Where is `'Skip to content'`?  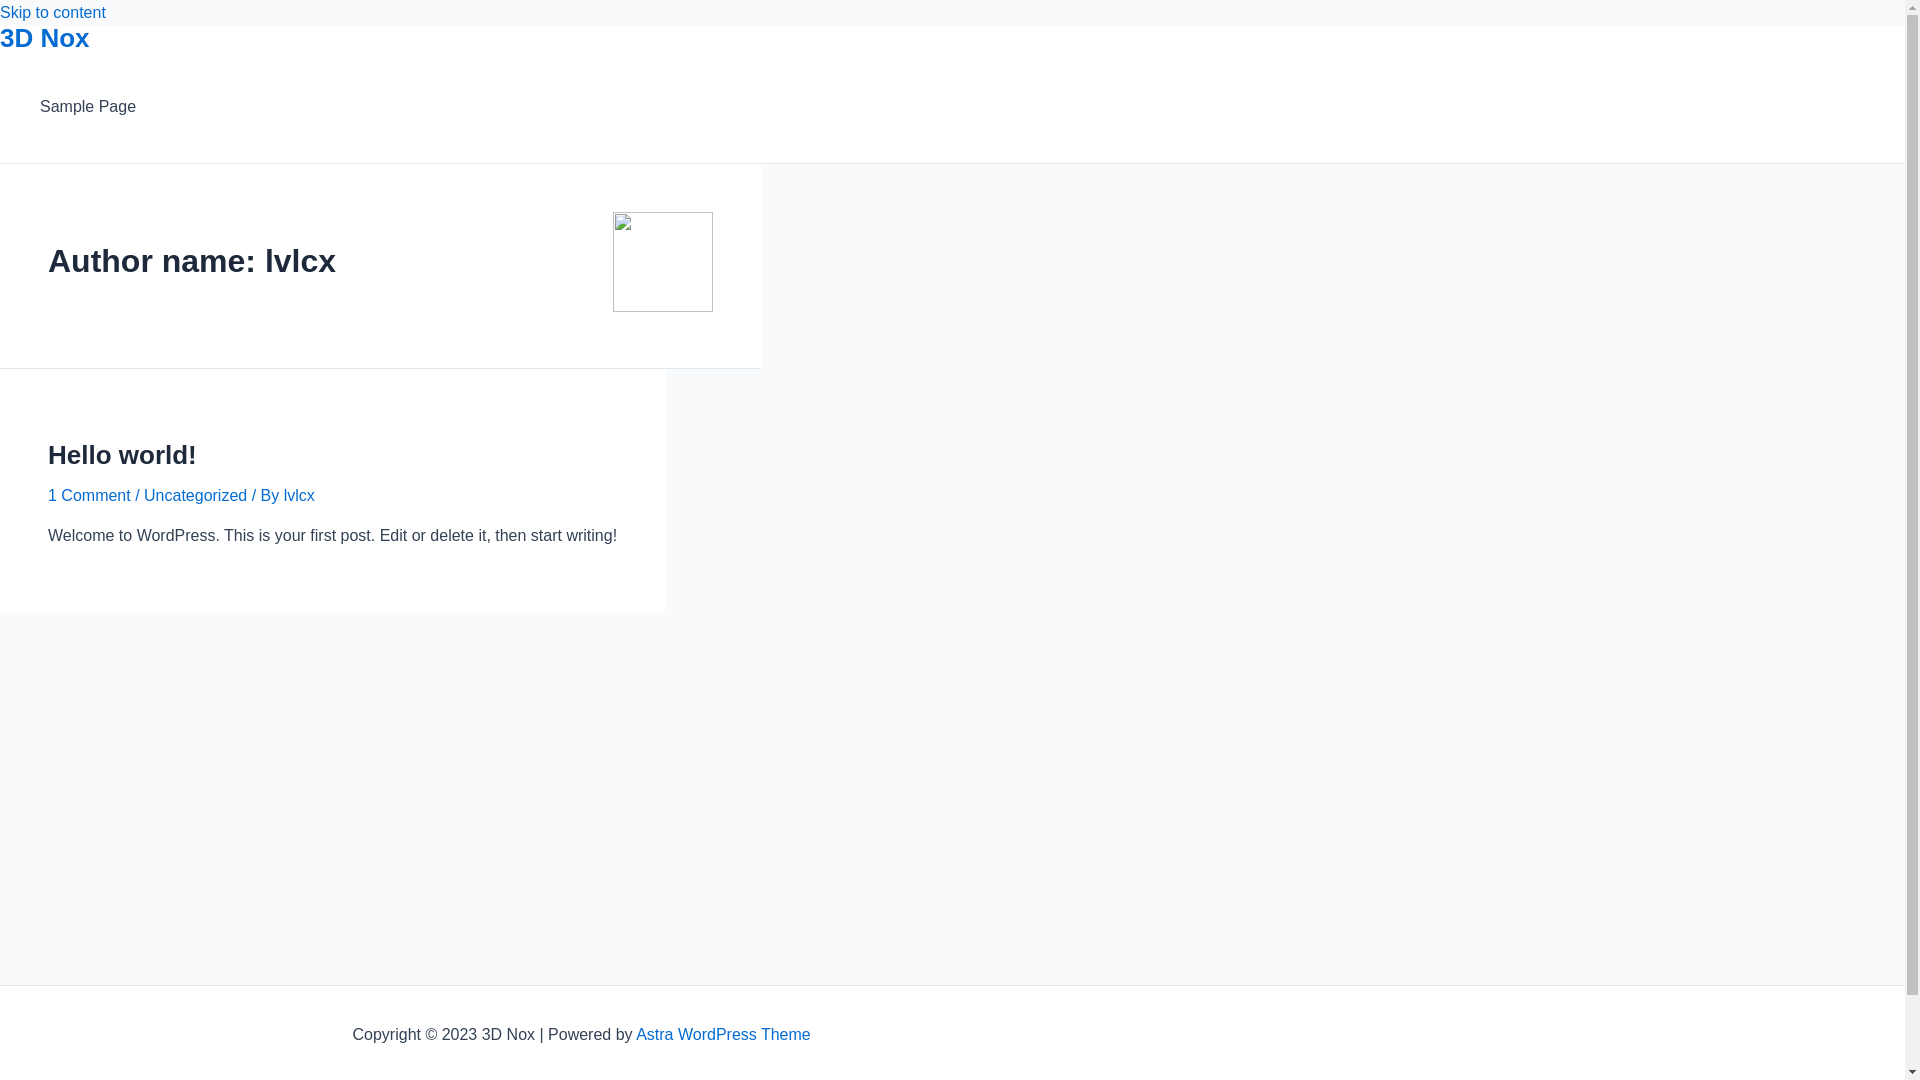 'Skip to content' is located at coordinates (52, 12).